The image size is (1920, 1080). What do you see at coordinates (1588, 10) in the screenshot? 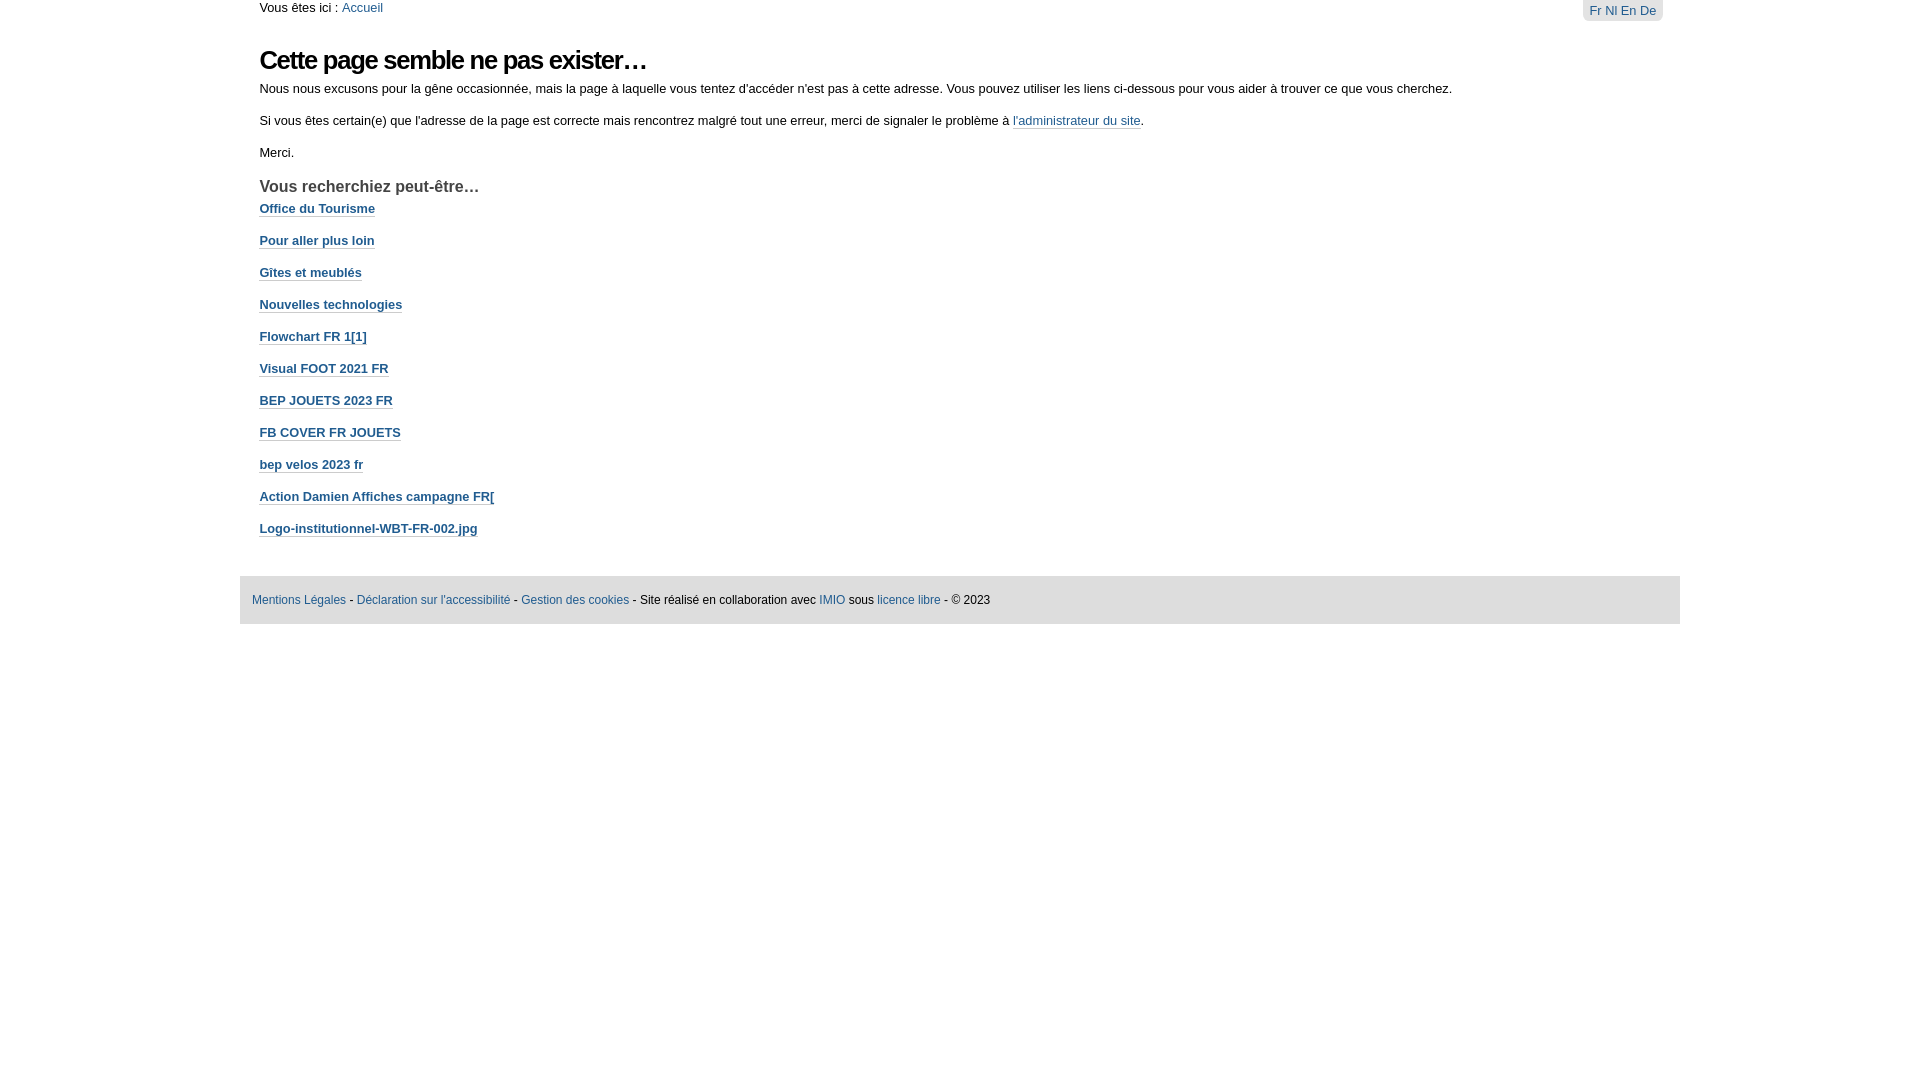
I see `'Fr'` at bounding box center [1588, 10].